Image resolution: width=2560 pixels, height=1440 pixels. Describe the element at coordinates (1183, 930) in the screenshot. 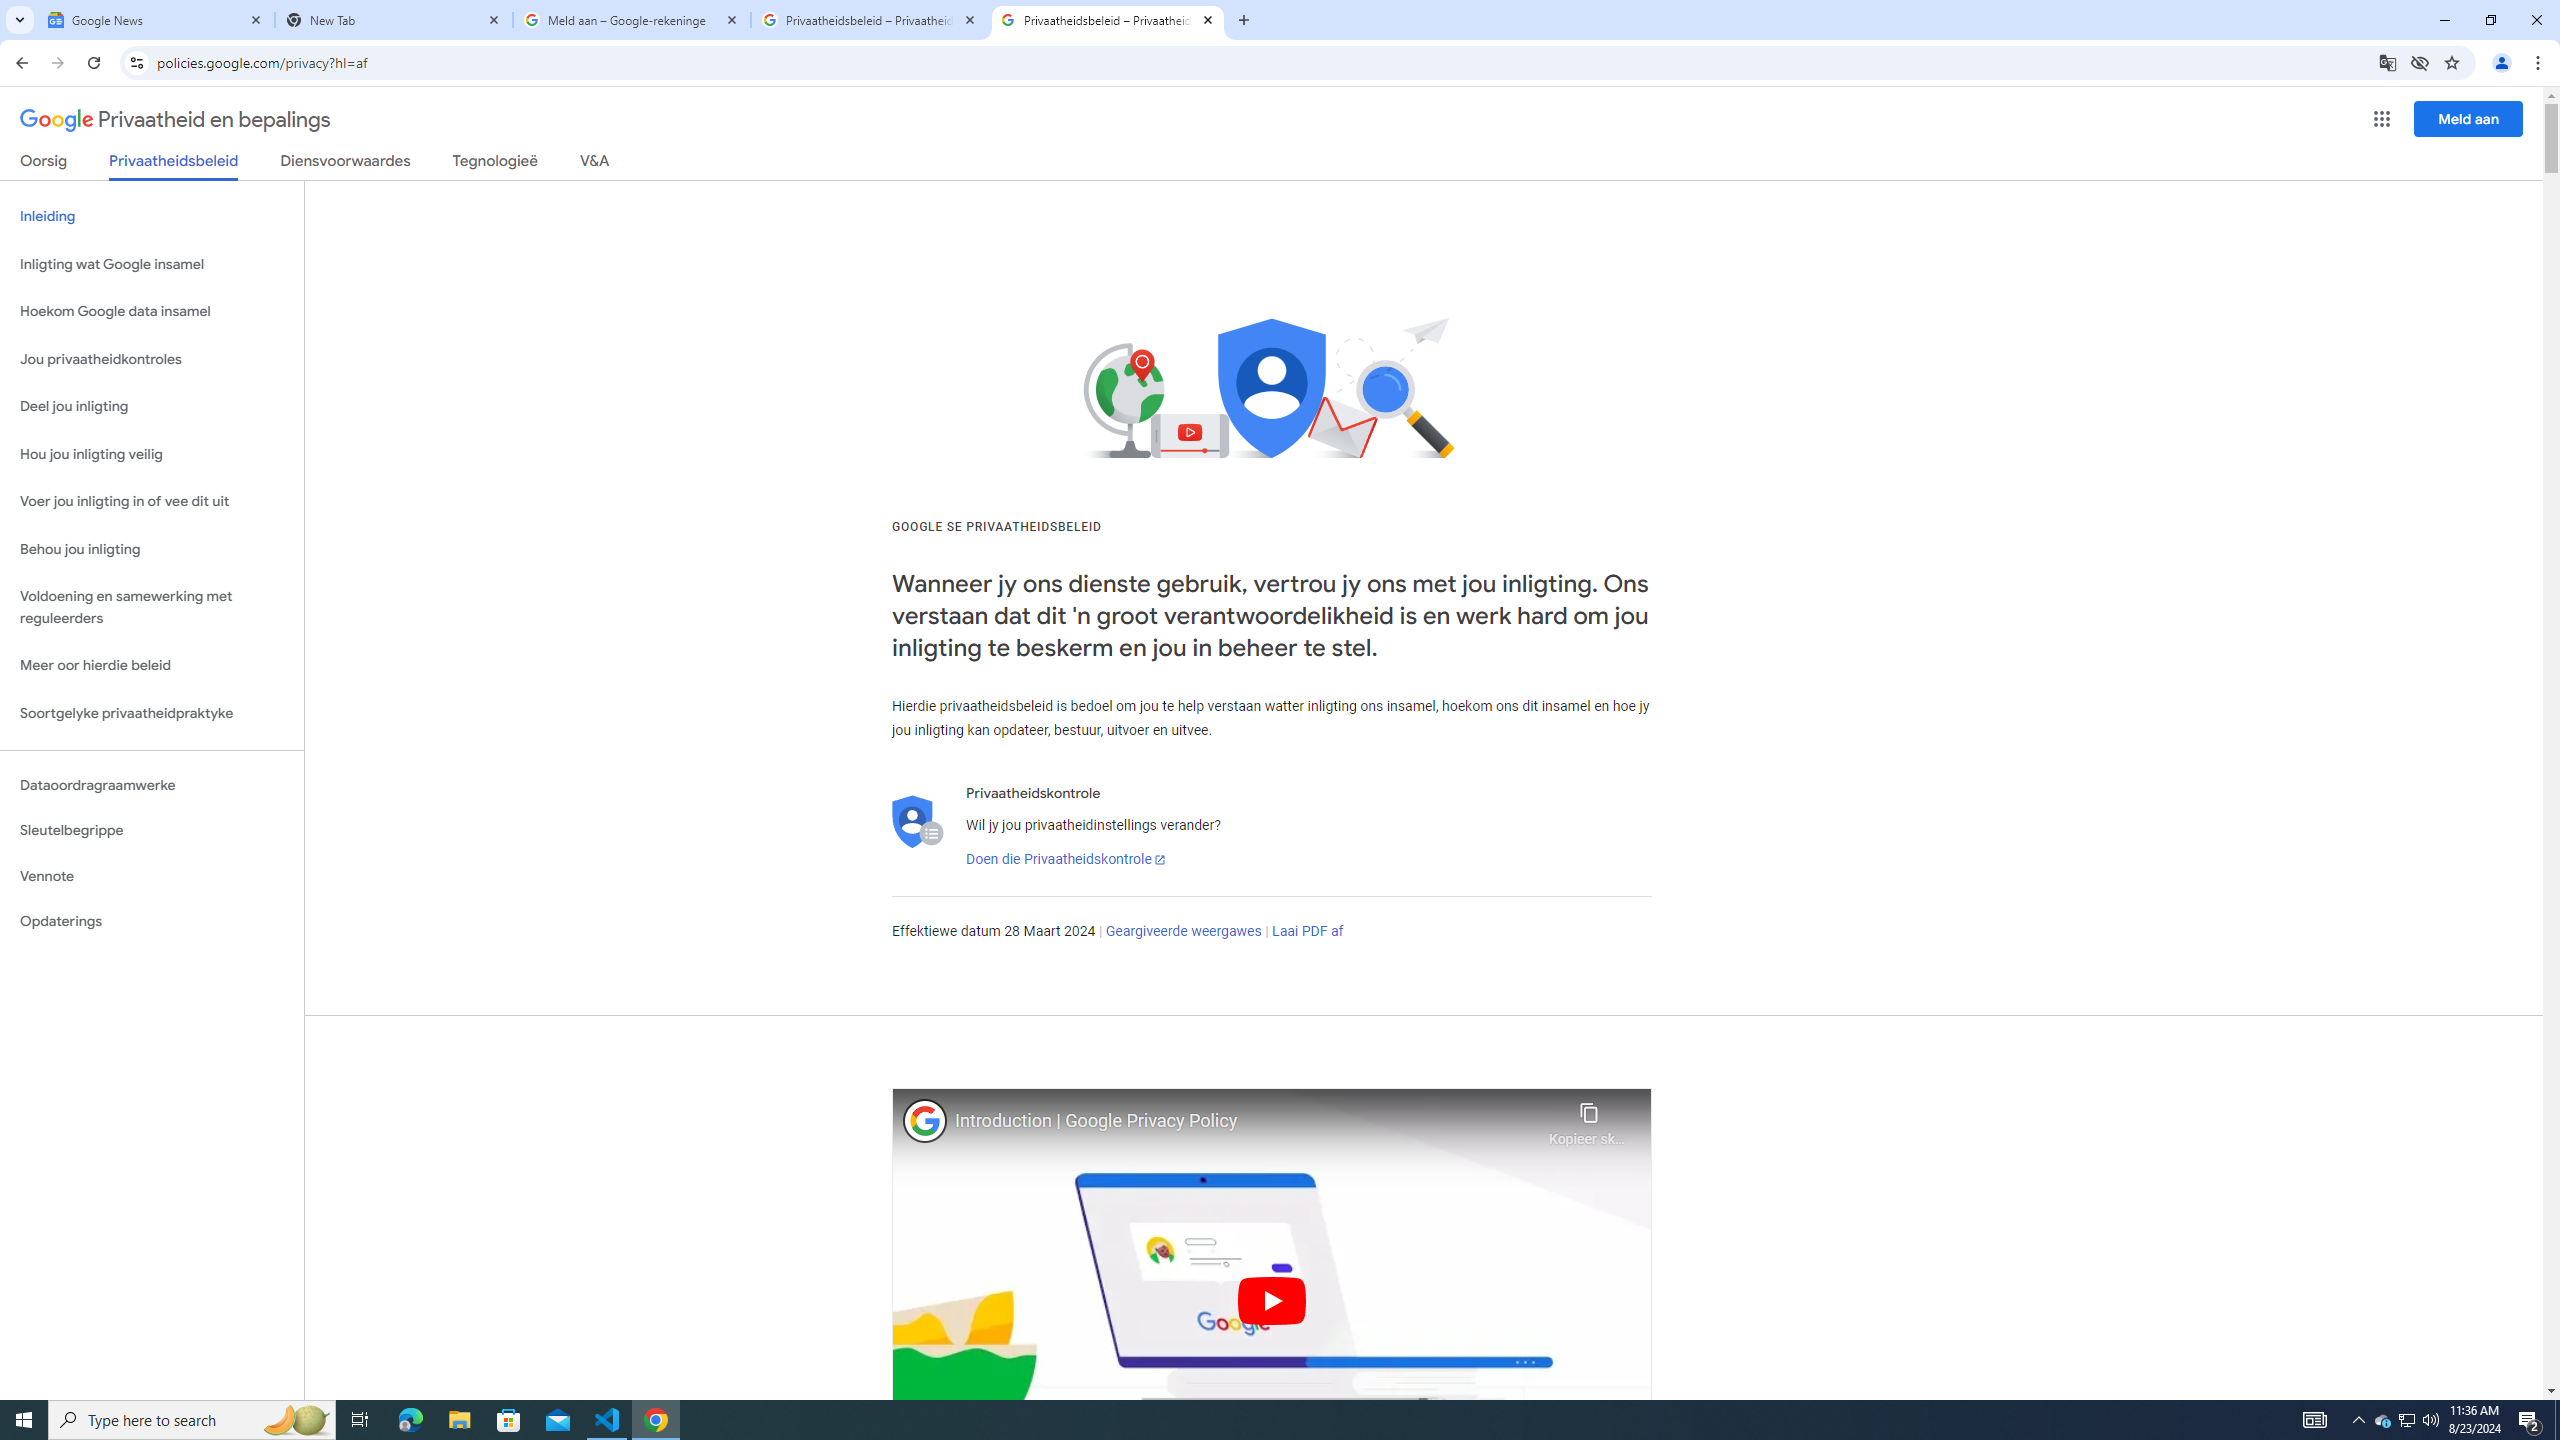

I see `'Geargiveerde weergawes'` at that location.